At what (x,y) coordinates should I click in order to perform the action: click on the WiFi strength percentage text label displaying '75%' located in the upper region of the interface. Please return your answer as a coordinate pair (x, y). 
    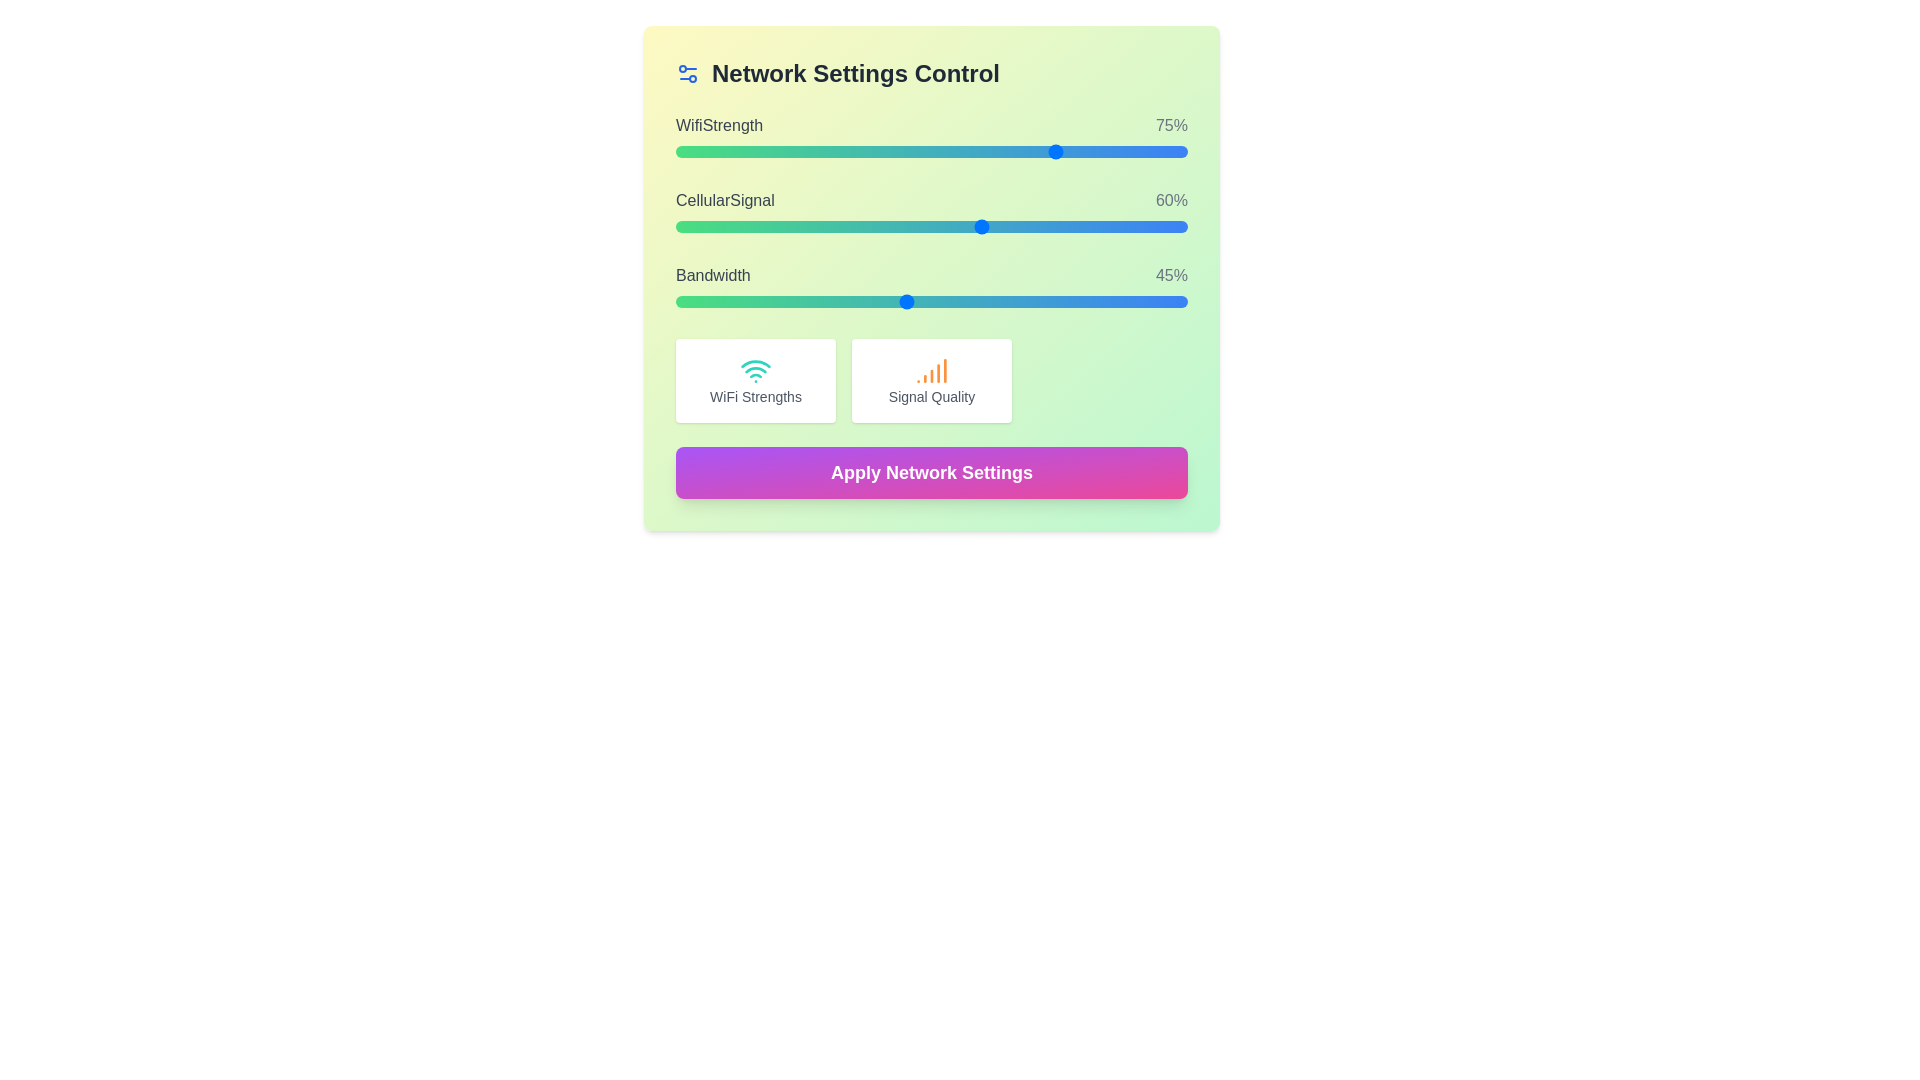
    Looking at the image, I should click on (1171, 126).